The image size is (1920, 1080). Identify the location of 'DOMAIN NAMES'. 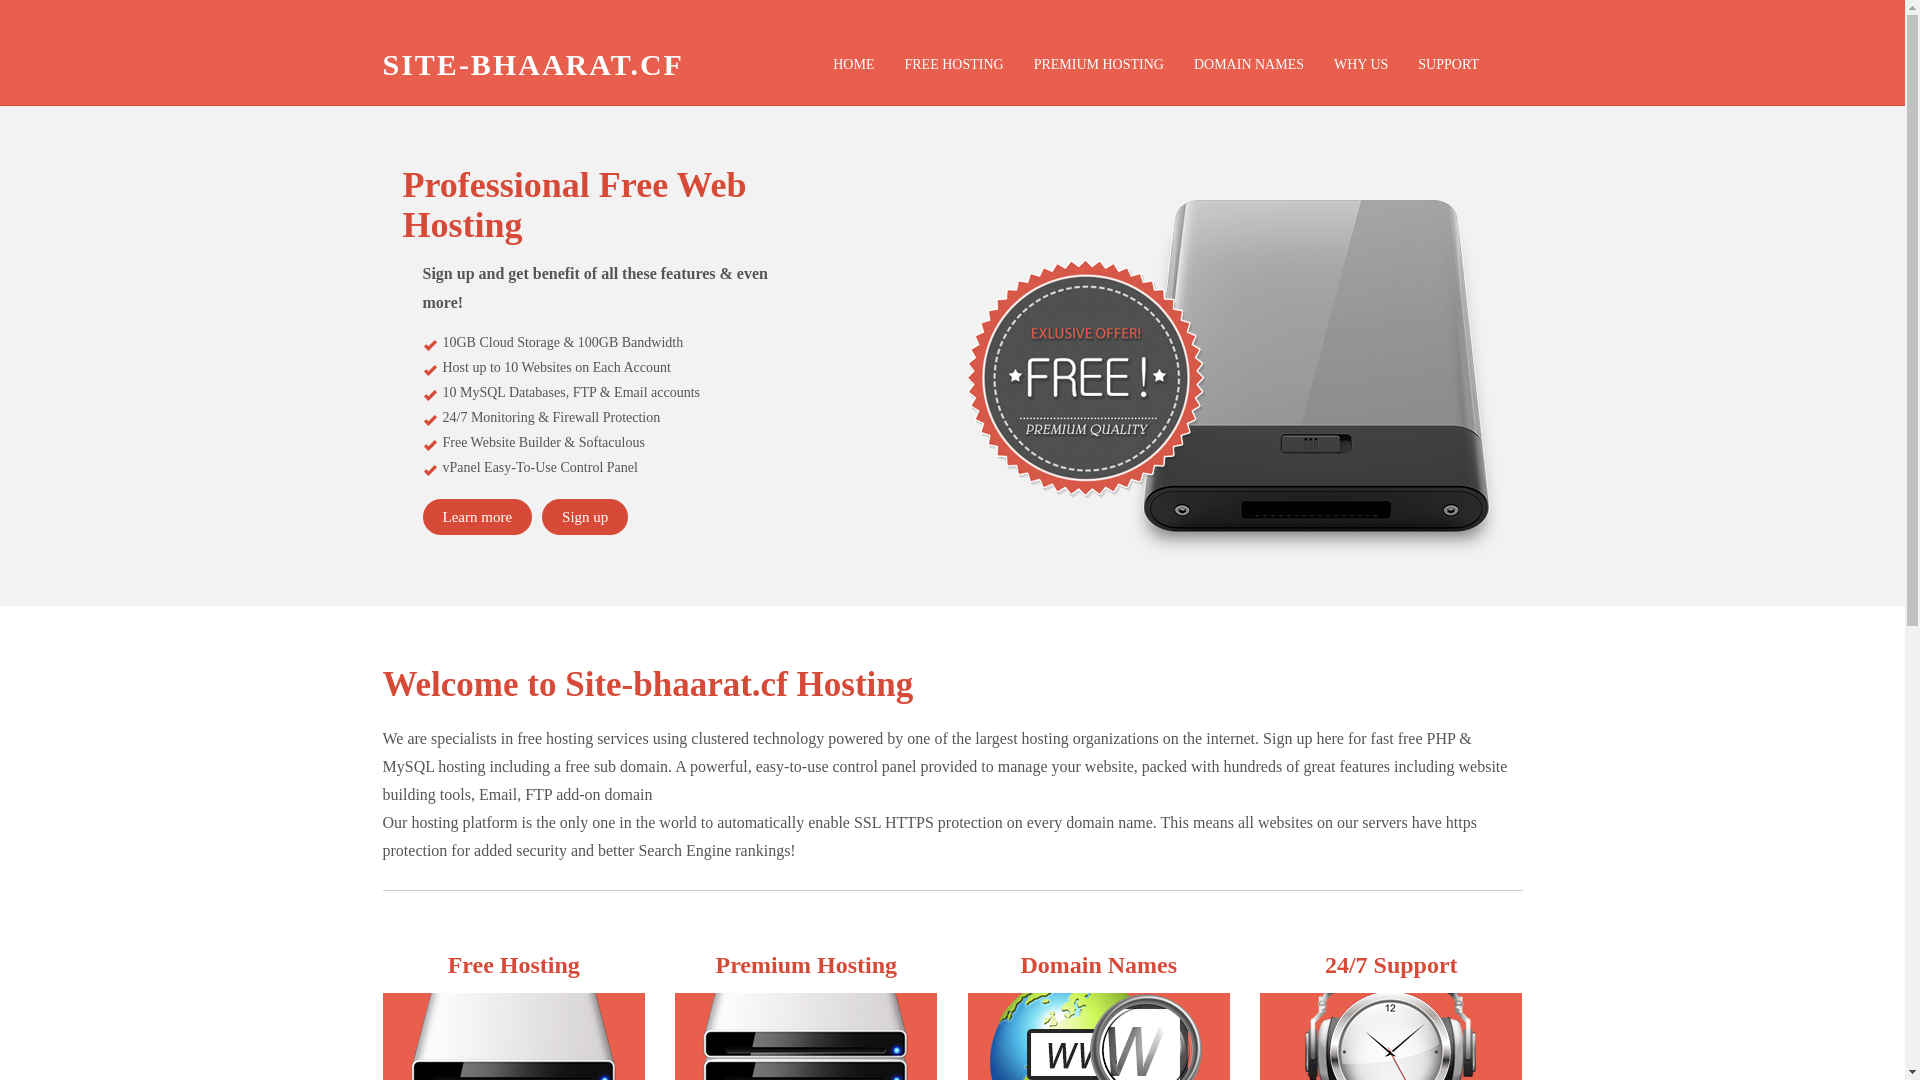
(1179, 64).